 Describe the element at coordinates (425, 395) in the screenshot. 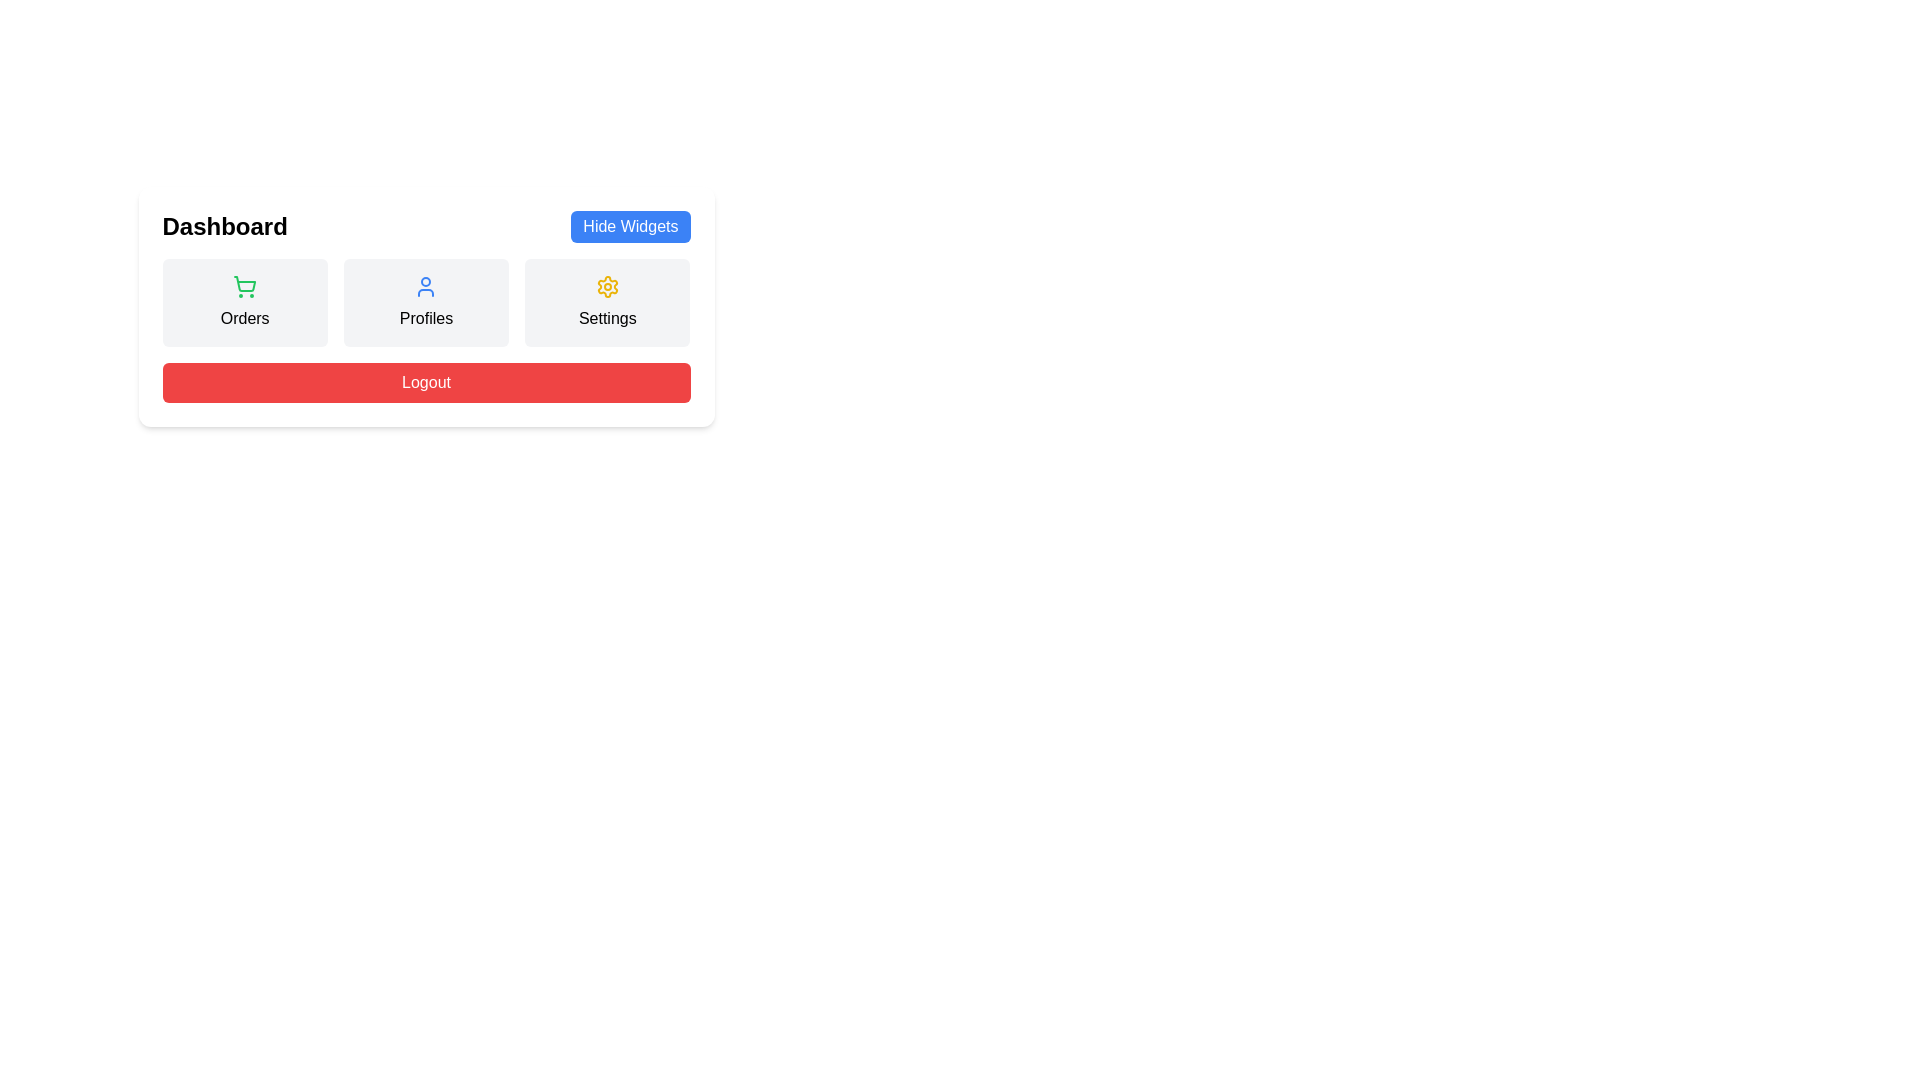

I see `the 'Logout' button located in the 'Dashboard' section` at that location.